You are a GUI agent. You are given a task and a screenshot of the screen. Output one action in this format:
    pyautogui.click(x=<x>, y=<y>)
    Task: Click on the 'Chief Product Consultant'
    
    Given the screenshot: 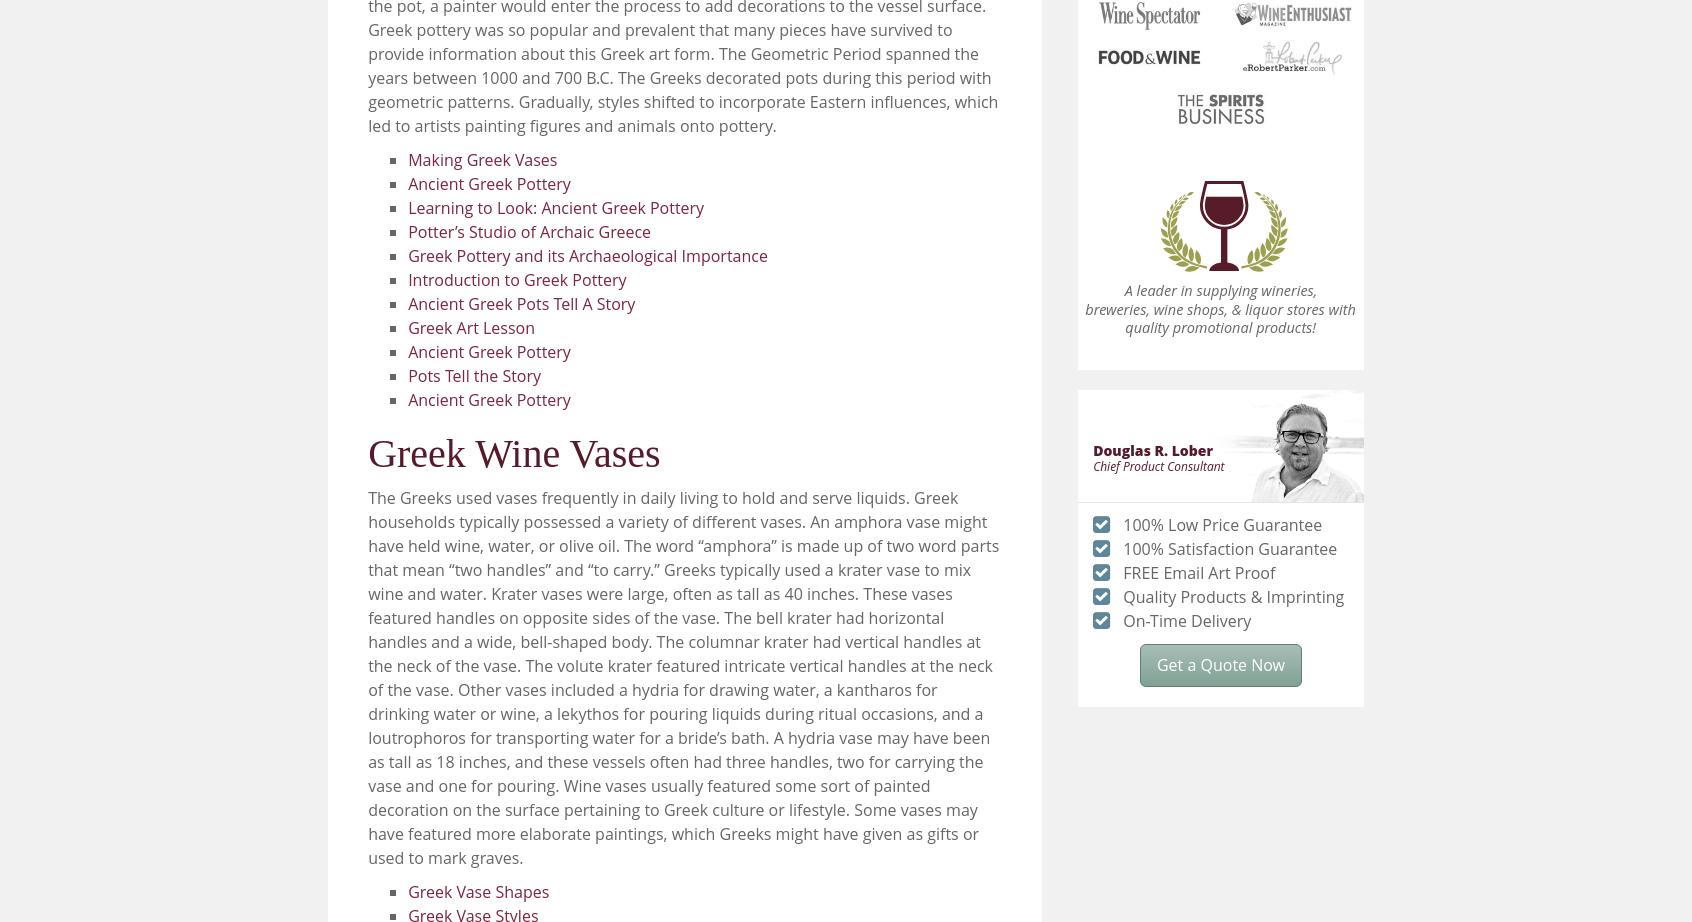 What is the action you would take?
    pyautogui.click(x=1093, y=466)
    